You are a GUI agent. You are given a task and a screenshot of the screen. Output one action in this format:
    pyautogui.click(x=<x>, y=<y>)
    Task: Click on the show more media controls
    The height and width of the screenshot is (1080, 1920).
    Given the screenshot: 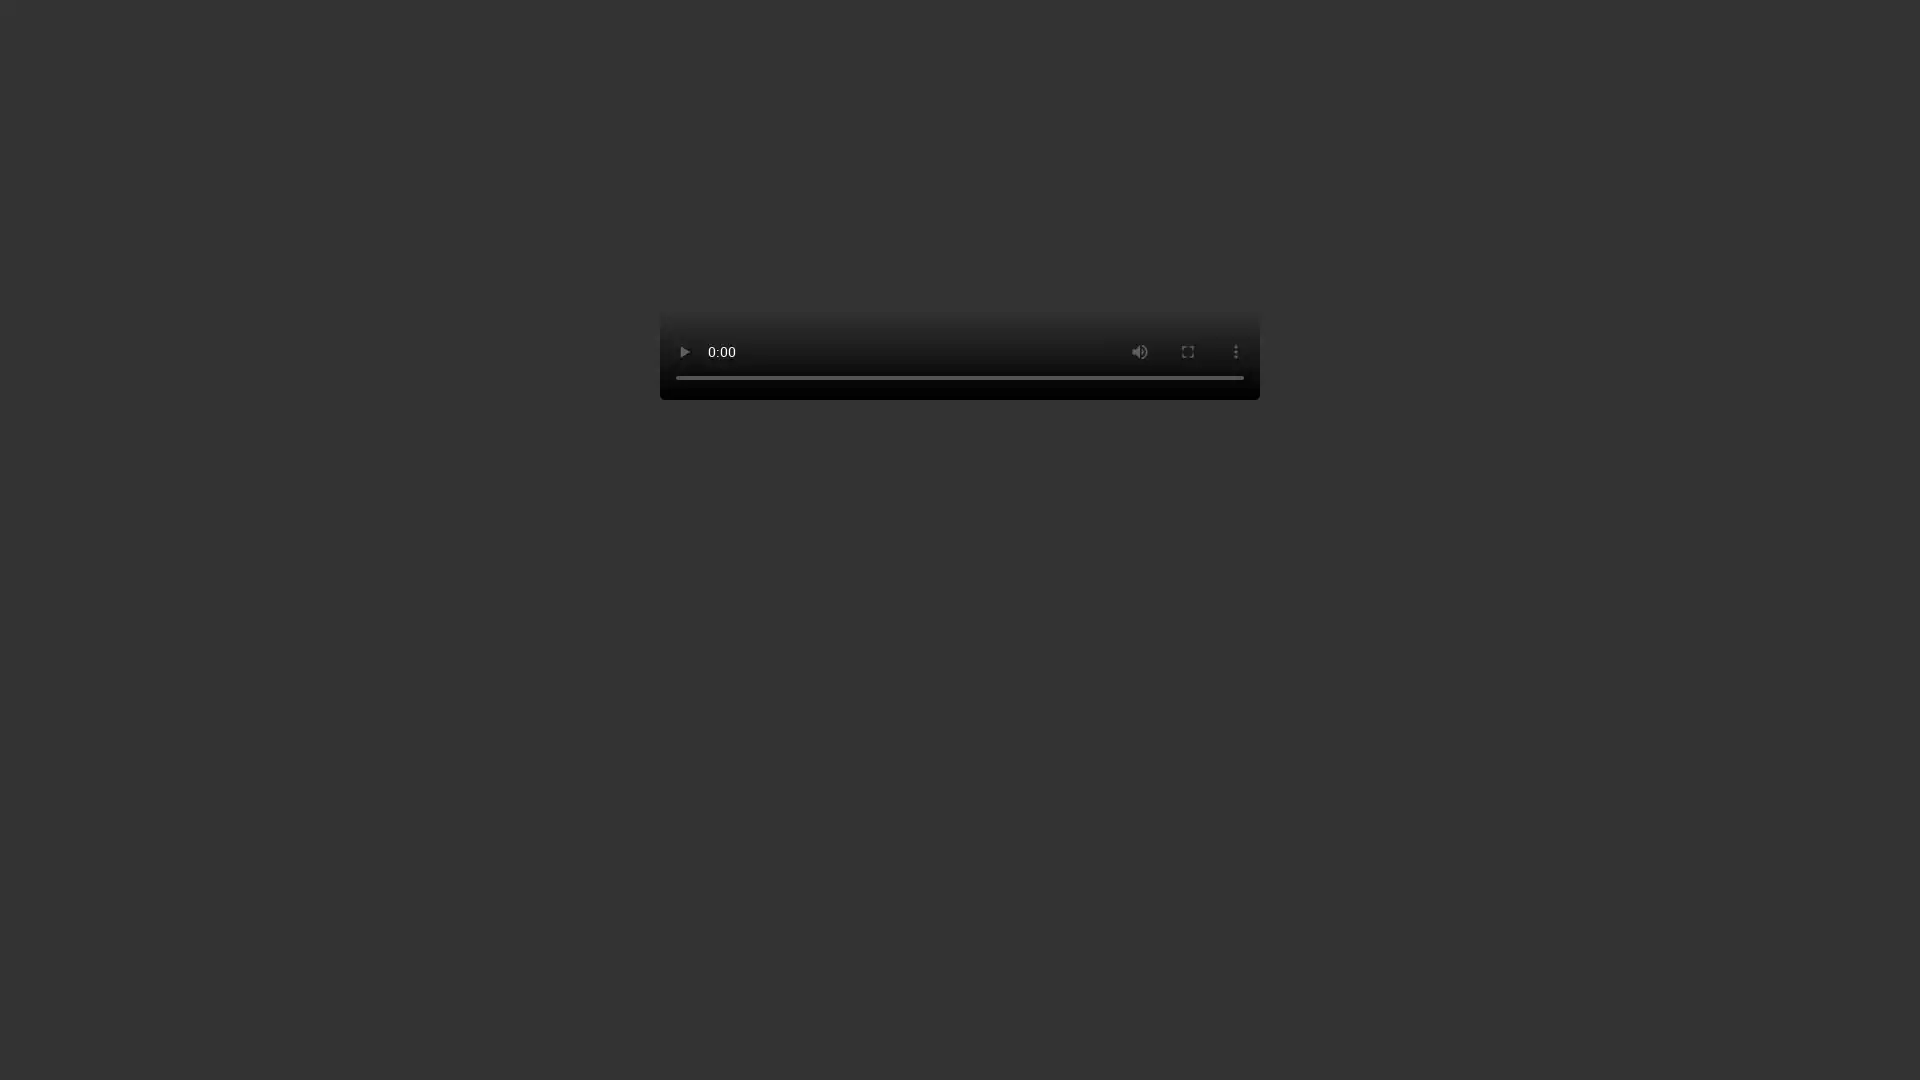 What is the action you would take?
    pyautogui.click(x=1235, y=350)
    